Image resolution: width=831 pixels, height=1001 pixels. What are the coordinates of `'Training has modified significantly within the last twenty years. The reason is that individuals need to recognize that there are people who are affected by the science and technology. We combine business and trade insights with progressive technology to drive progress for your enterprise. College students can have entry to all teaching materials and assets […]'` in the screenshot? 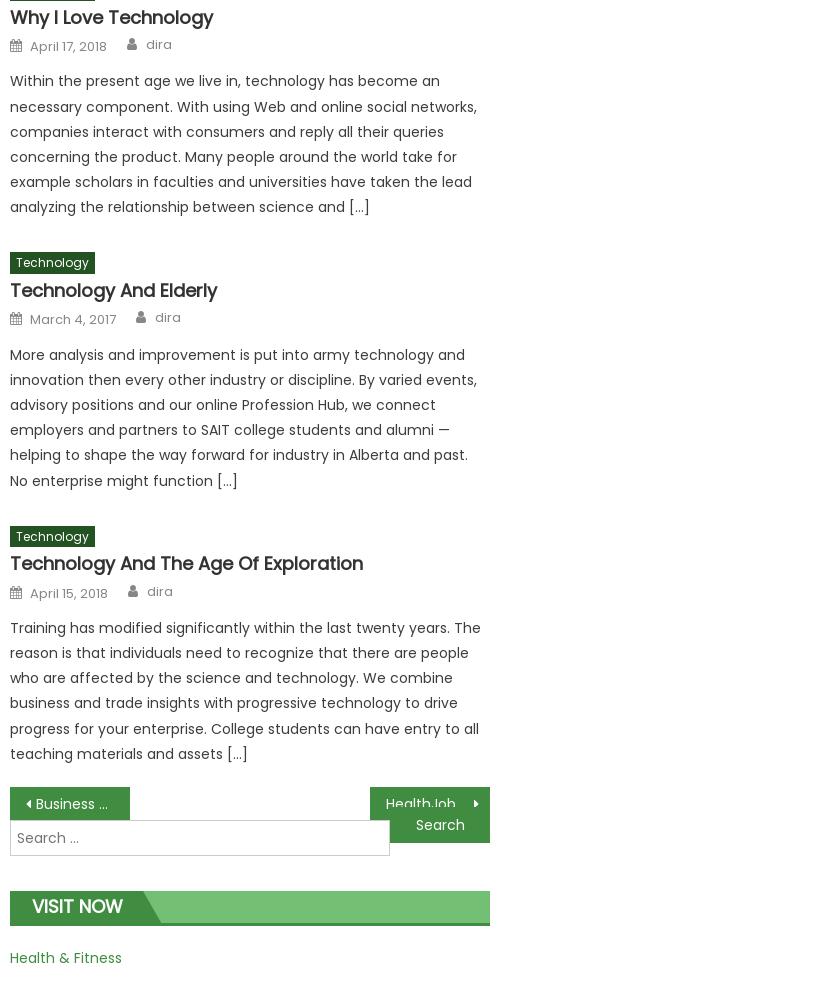 It's located at (244, 688).